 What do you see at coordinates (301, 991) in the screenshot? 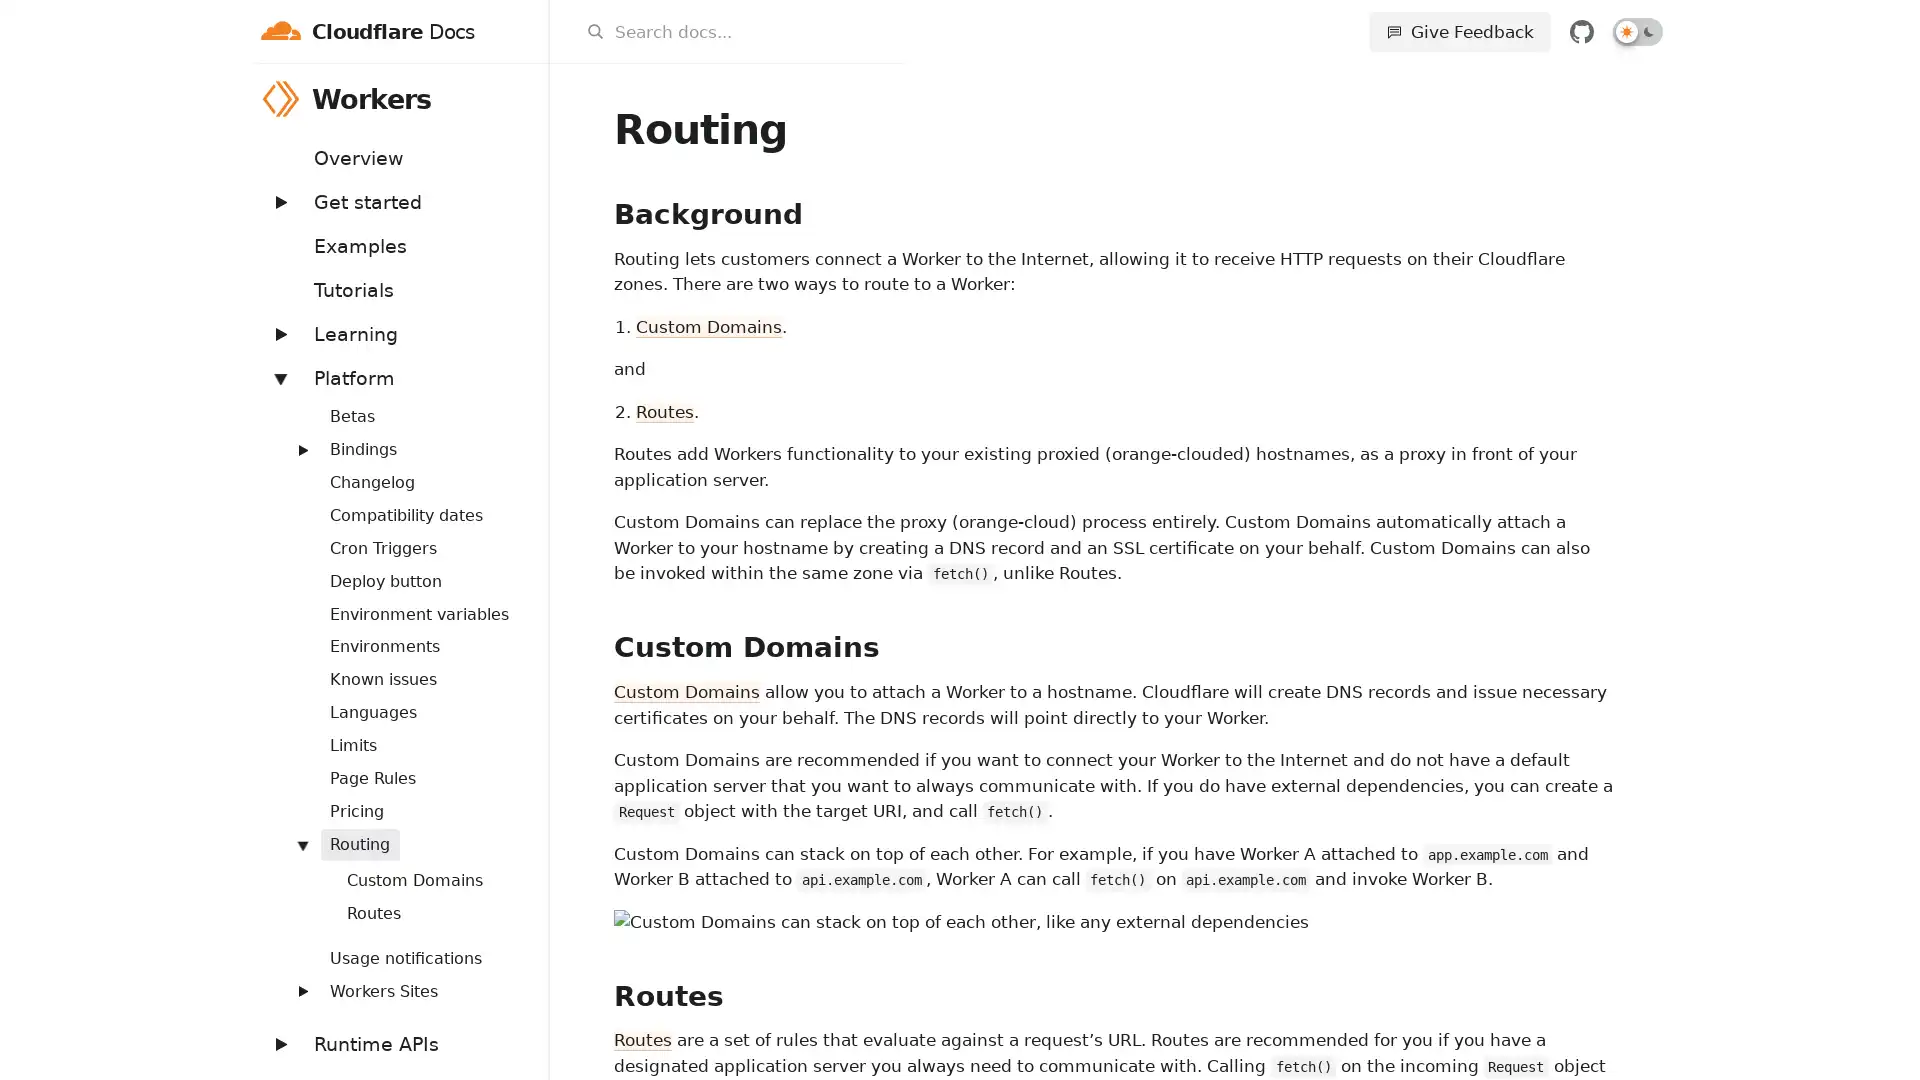
I see `Expand: Workers Sites` at bounding box center [301, 991].